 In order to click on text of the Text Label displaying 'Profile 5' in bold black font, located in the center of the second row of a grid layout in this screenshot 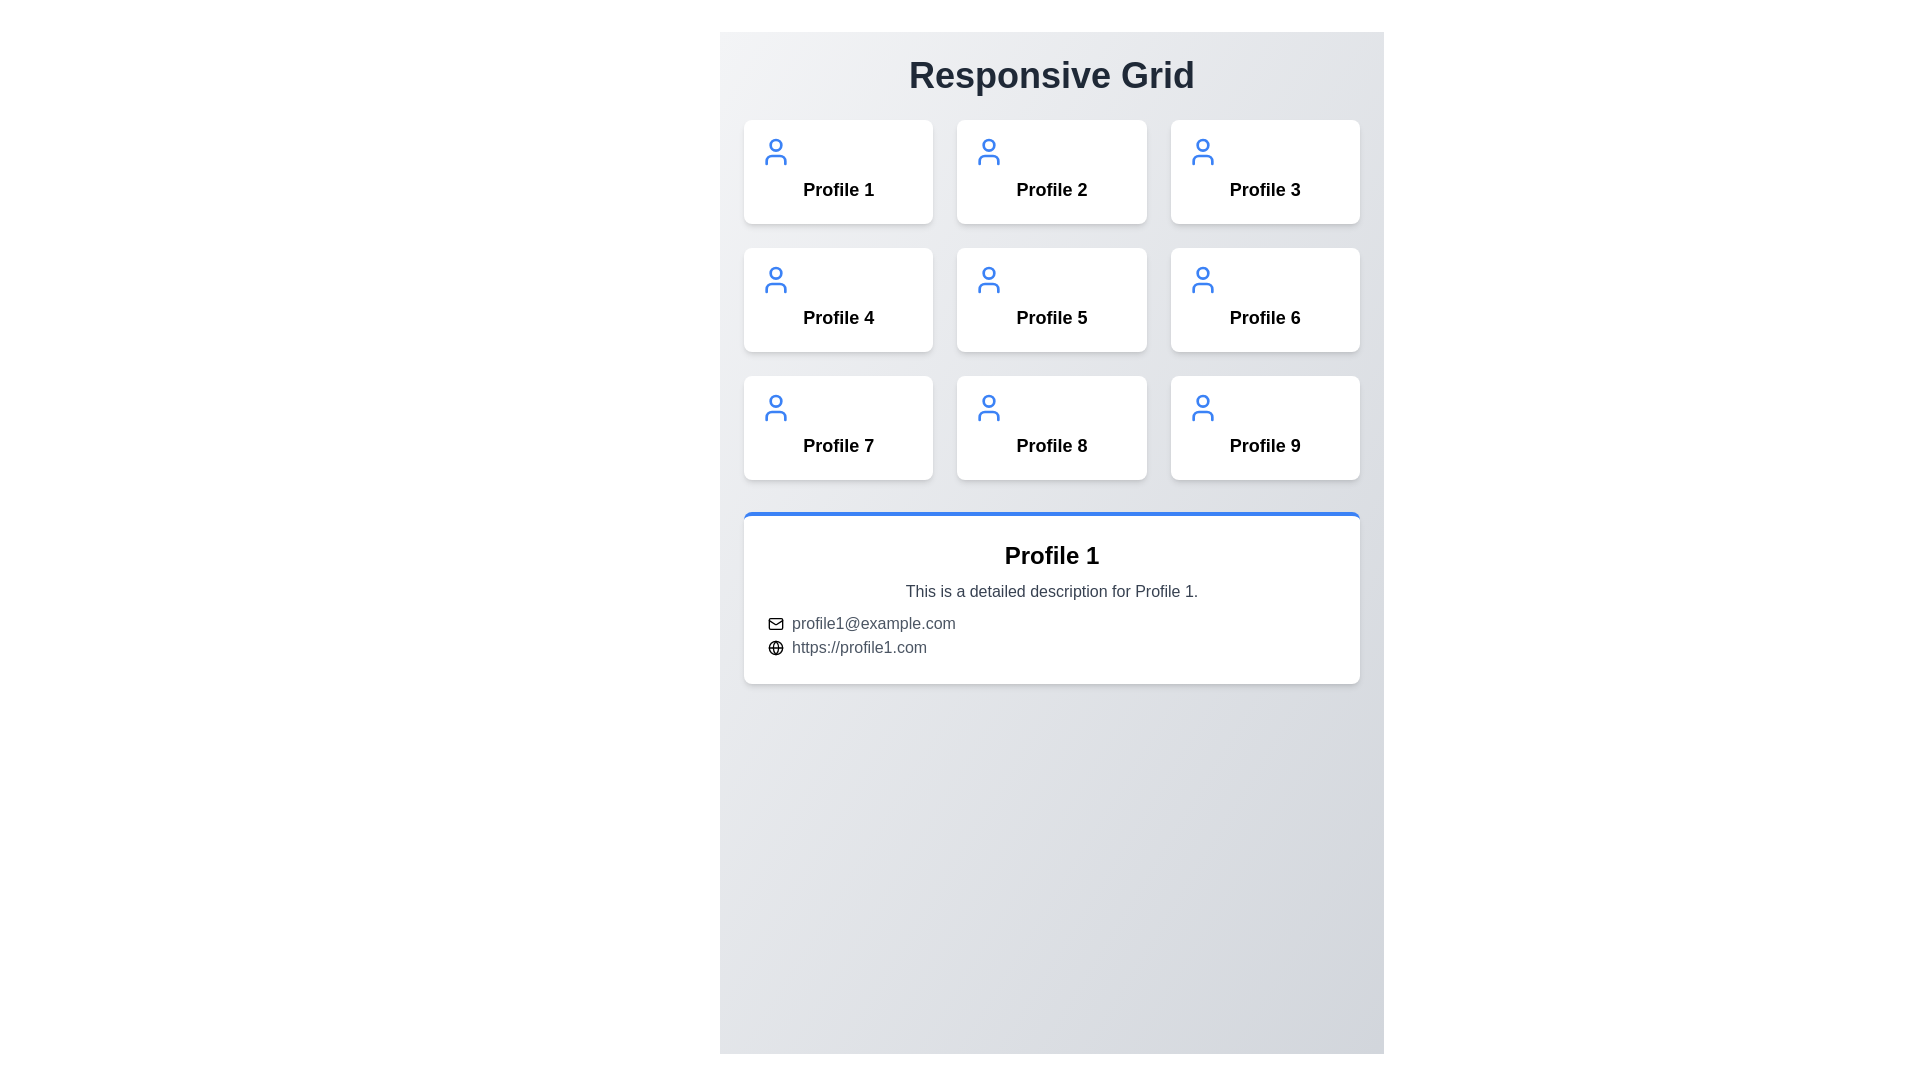, I will do `click(1050, 316)`.